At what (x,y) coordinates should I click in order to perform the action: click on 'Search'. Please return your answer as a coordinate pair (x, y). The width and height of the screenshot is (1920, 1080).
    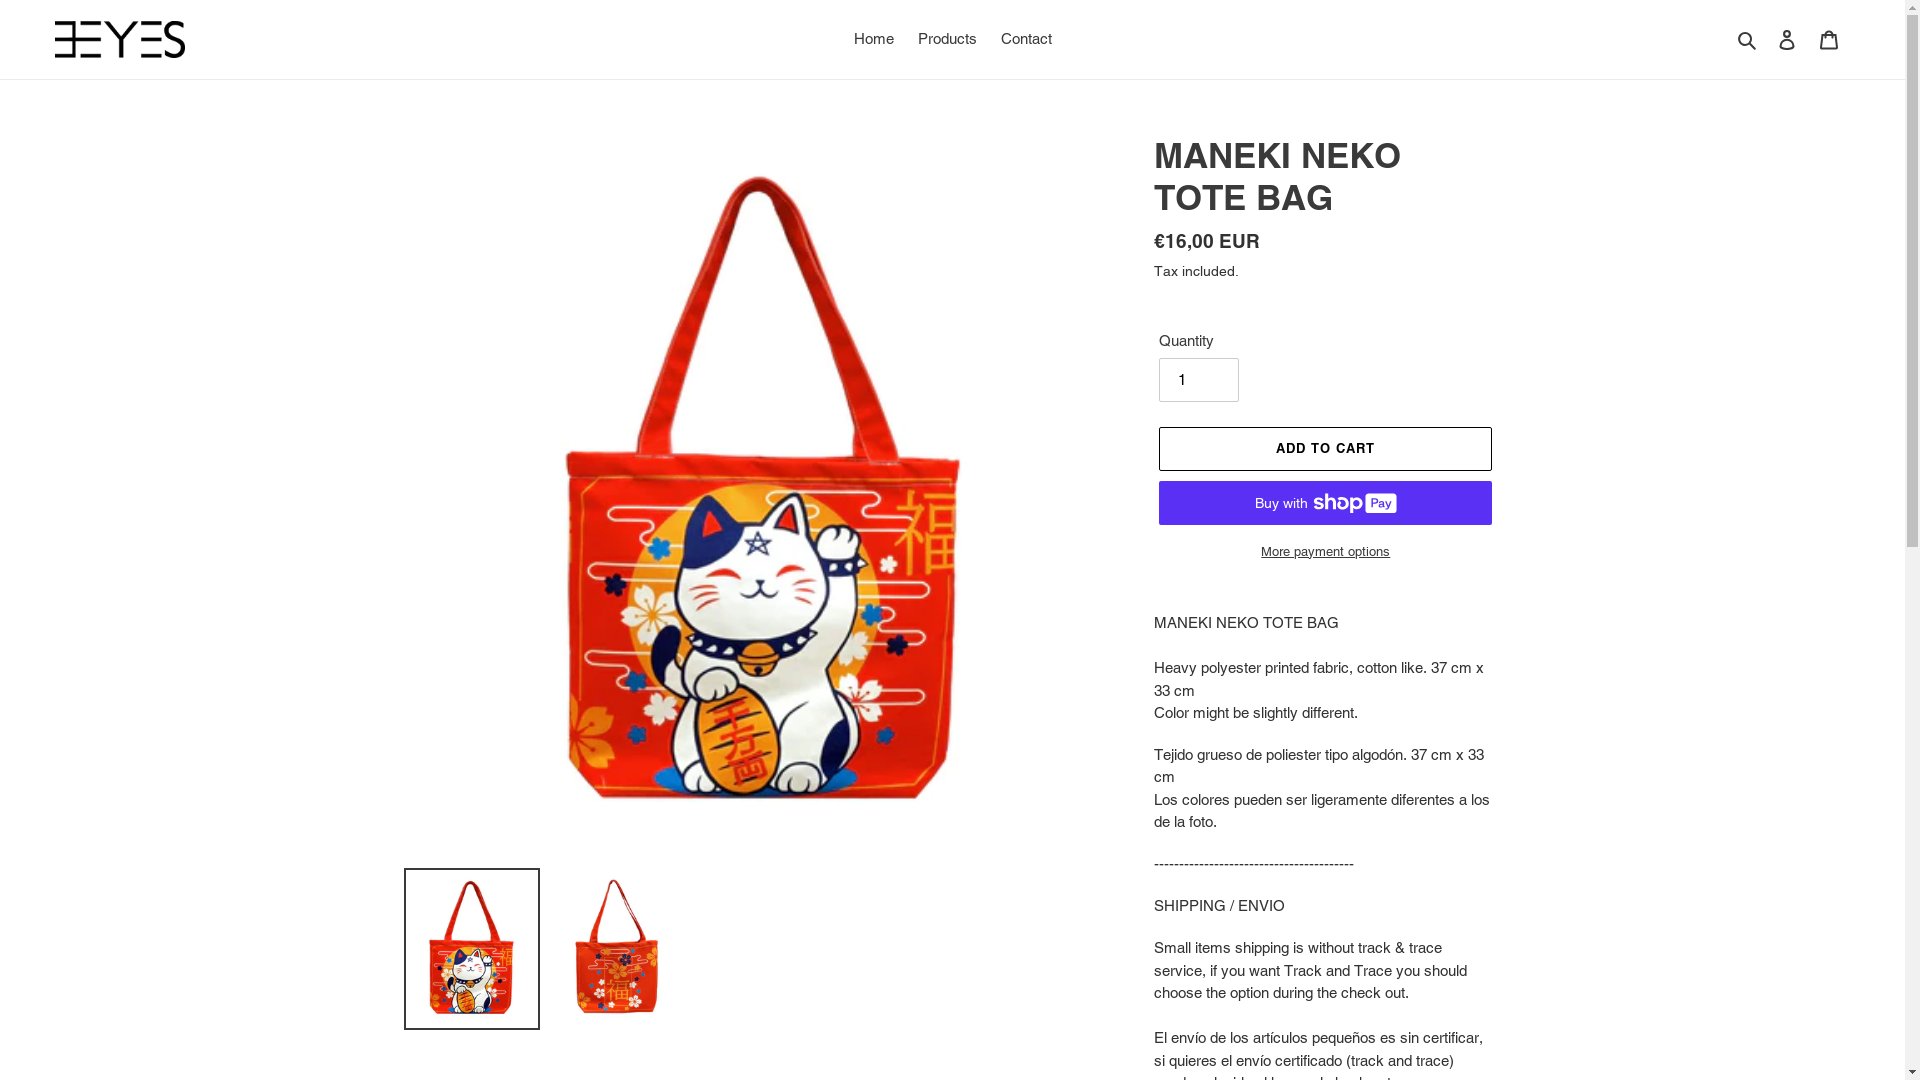
    Looking at the image, I should click on (1747, 39).